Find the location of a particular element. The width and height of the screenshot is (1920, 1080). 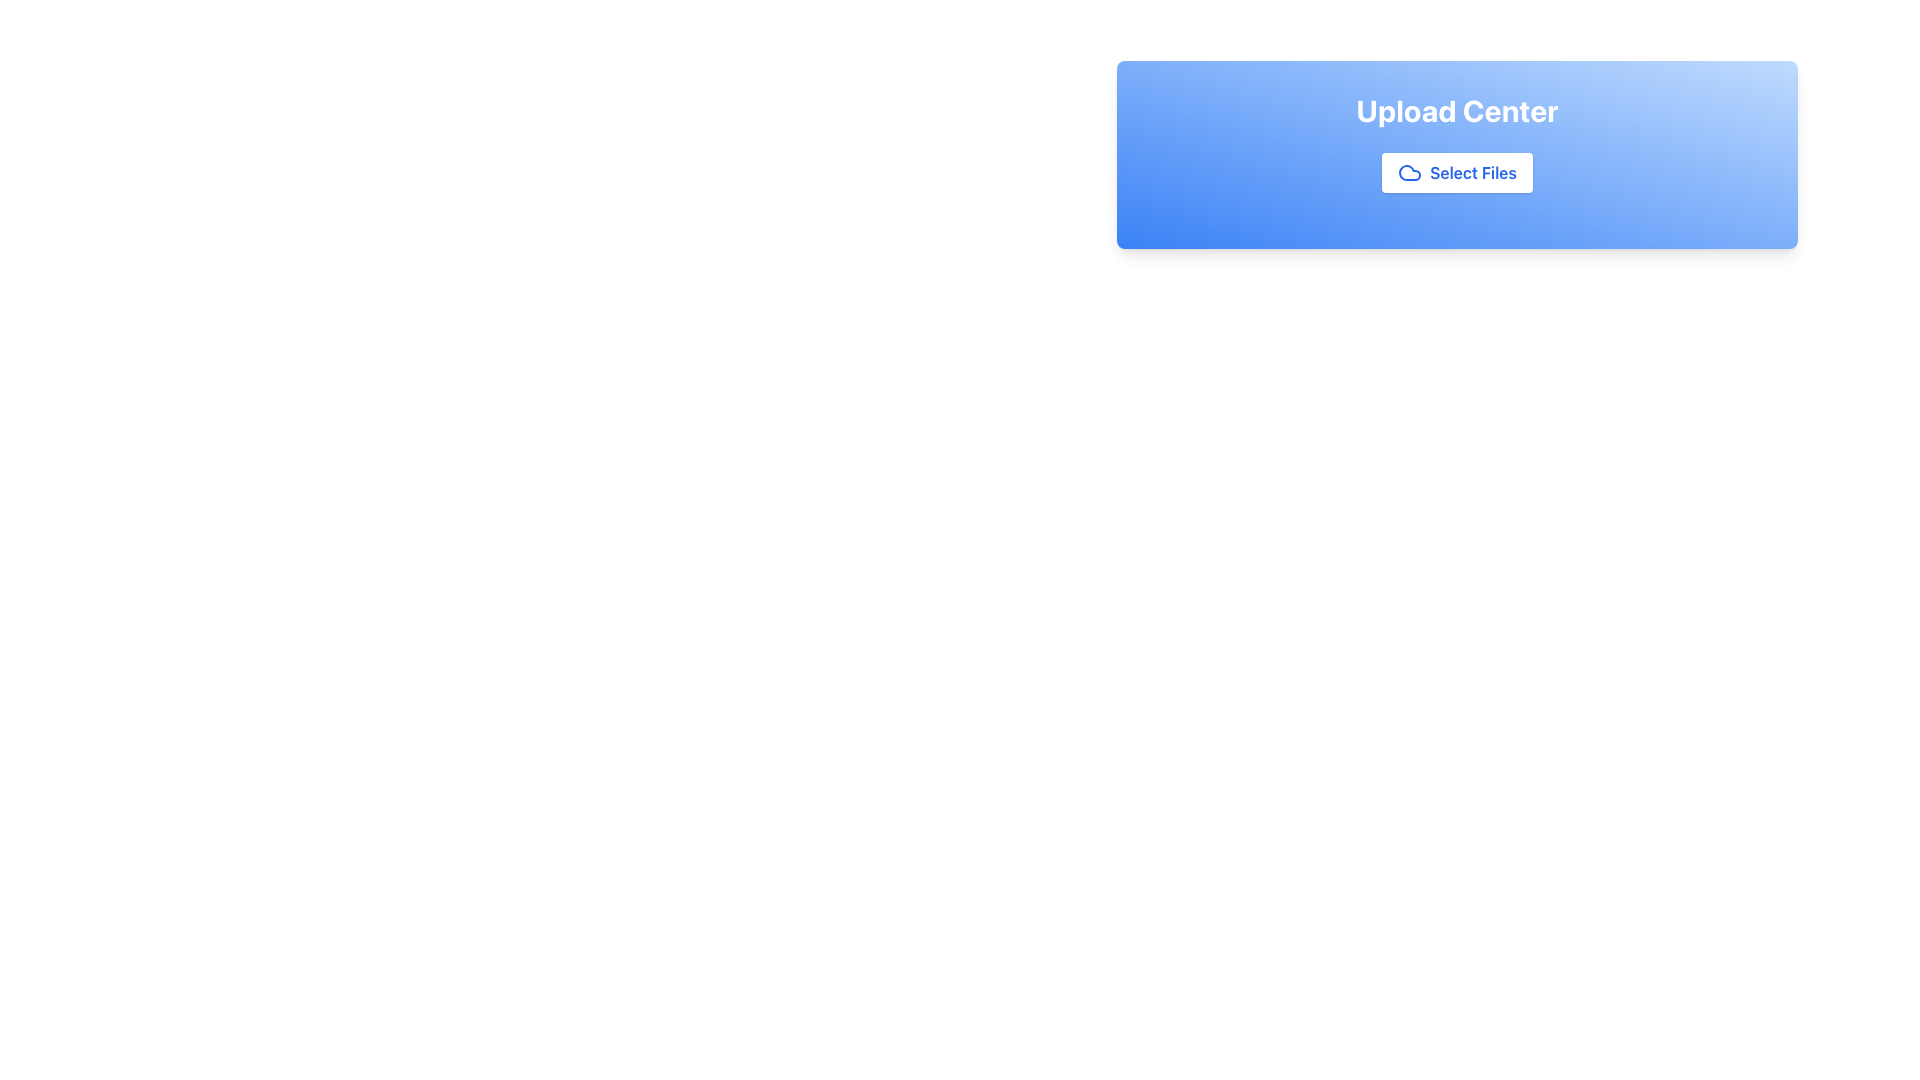

the 'Select Files' button located centrally under the 'Upload Center' text to upload files is located at coordinates (1457, 172).